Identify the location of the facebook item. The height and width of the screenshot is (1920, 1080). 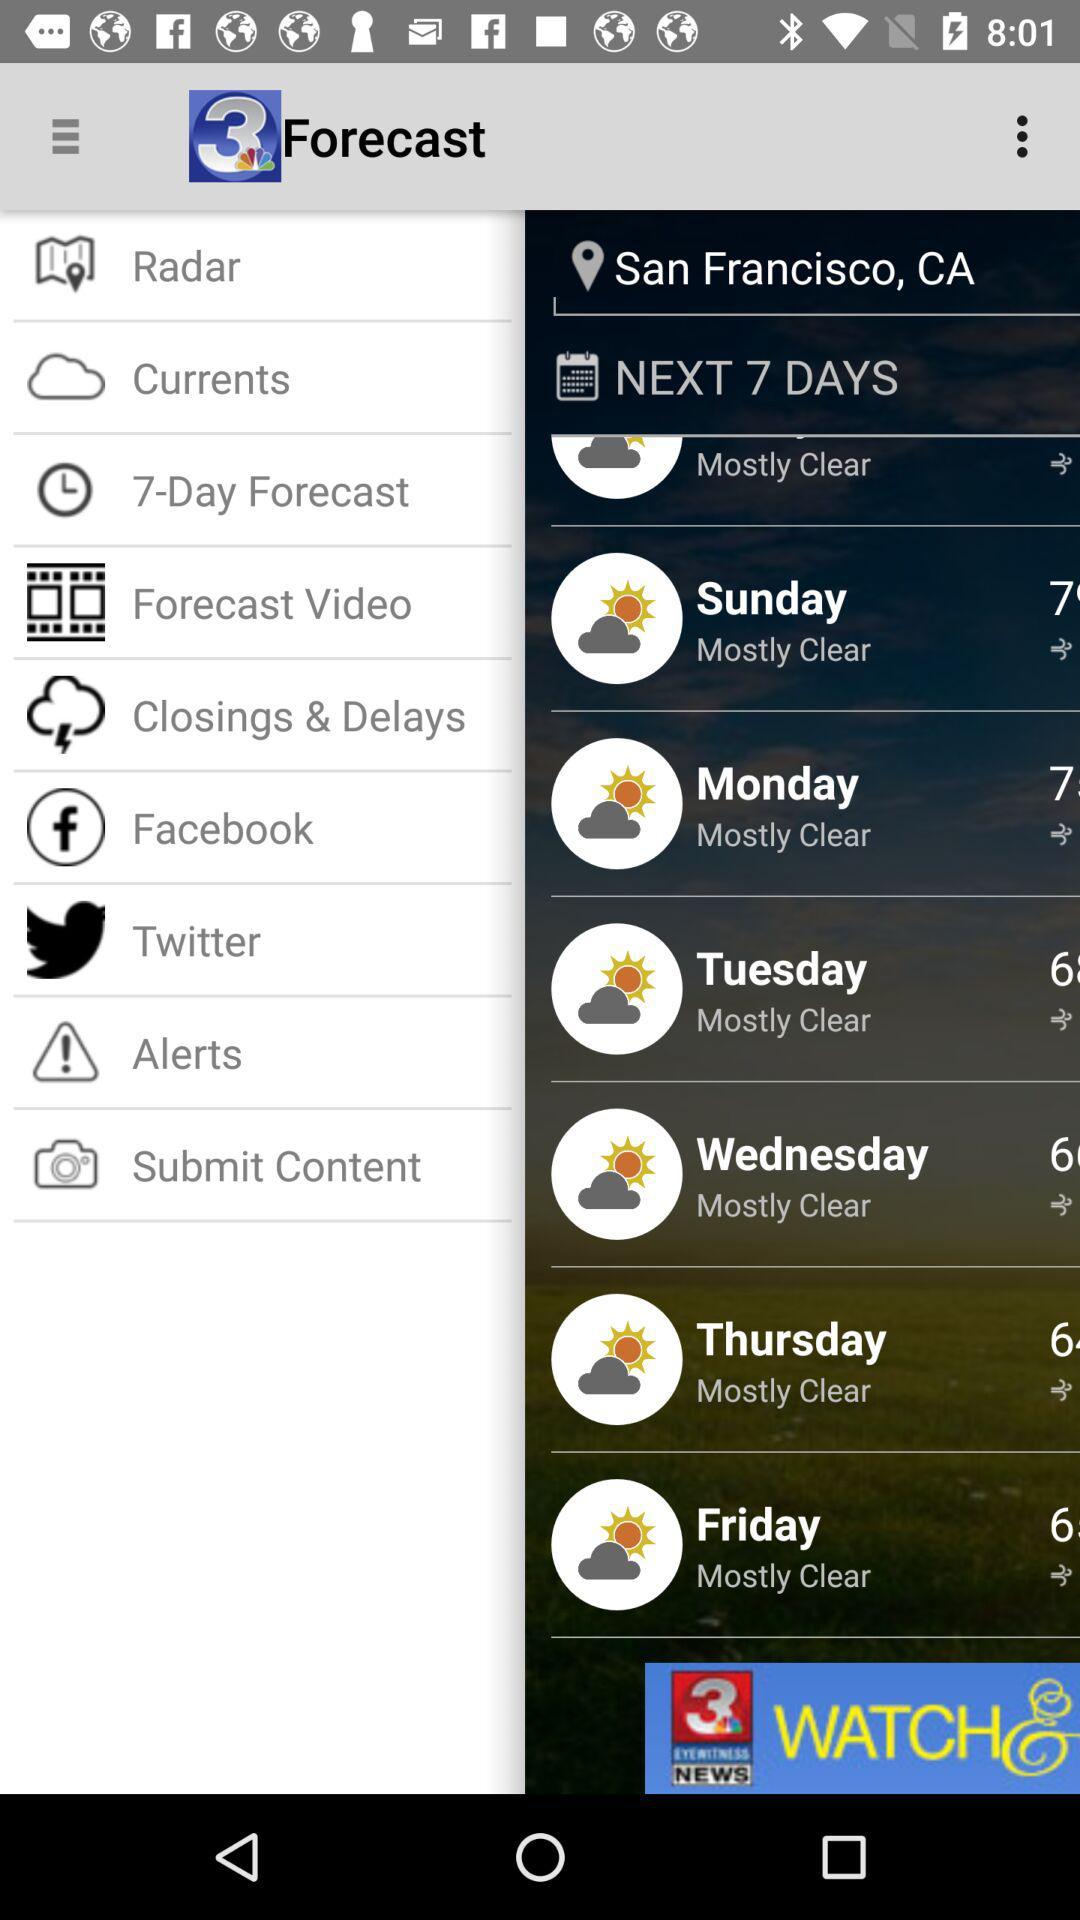
(315, 827).